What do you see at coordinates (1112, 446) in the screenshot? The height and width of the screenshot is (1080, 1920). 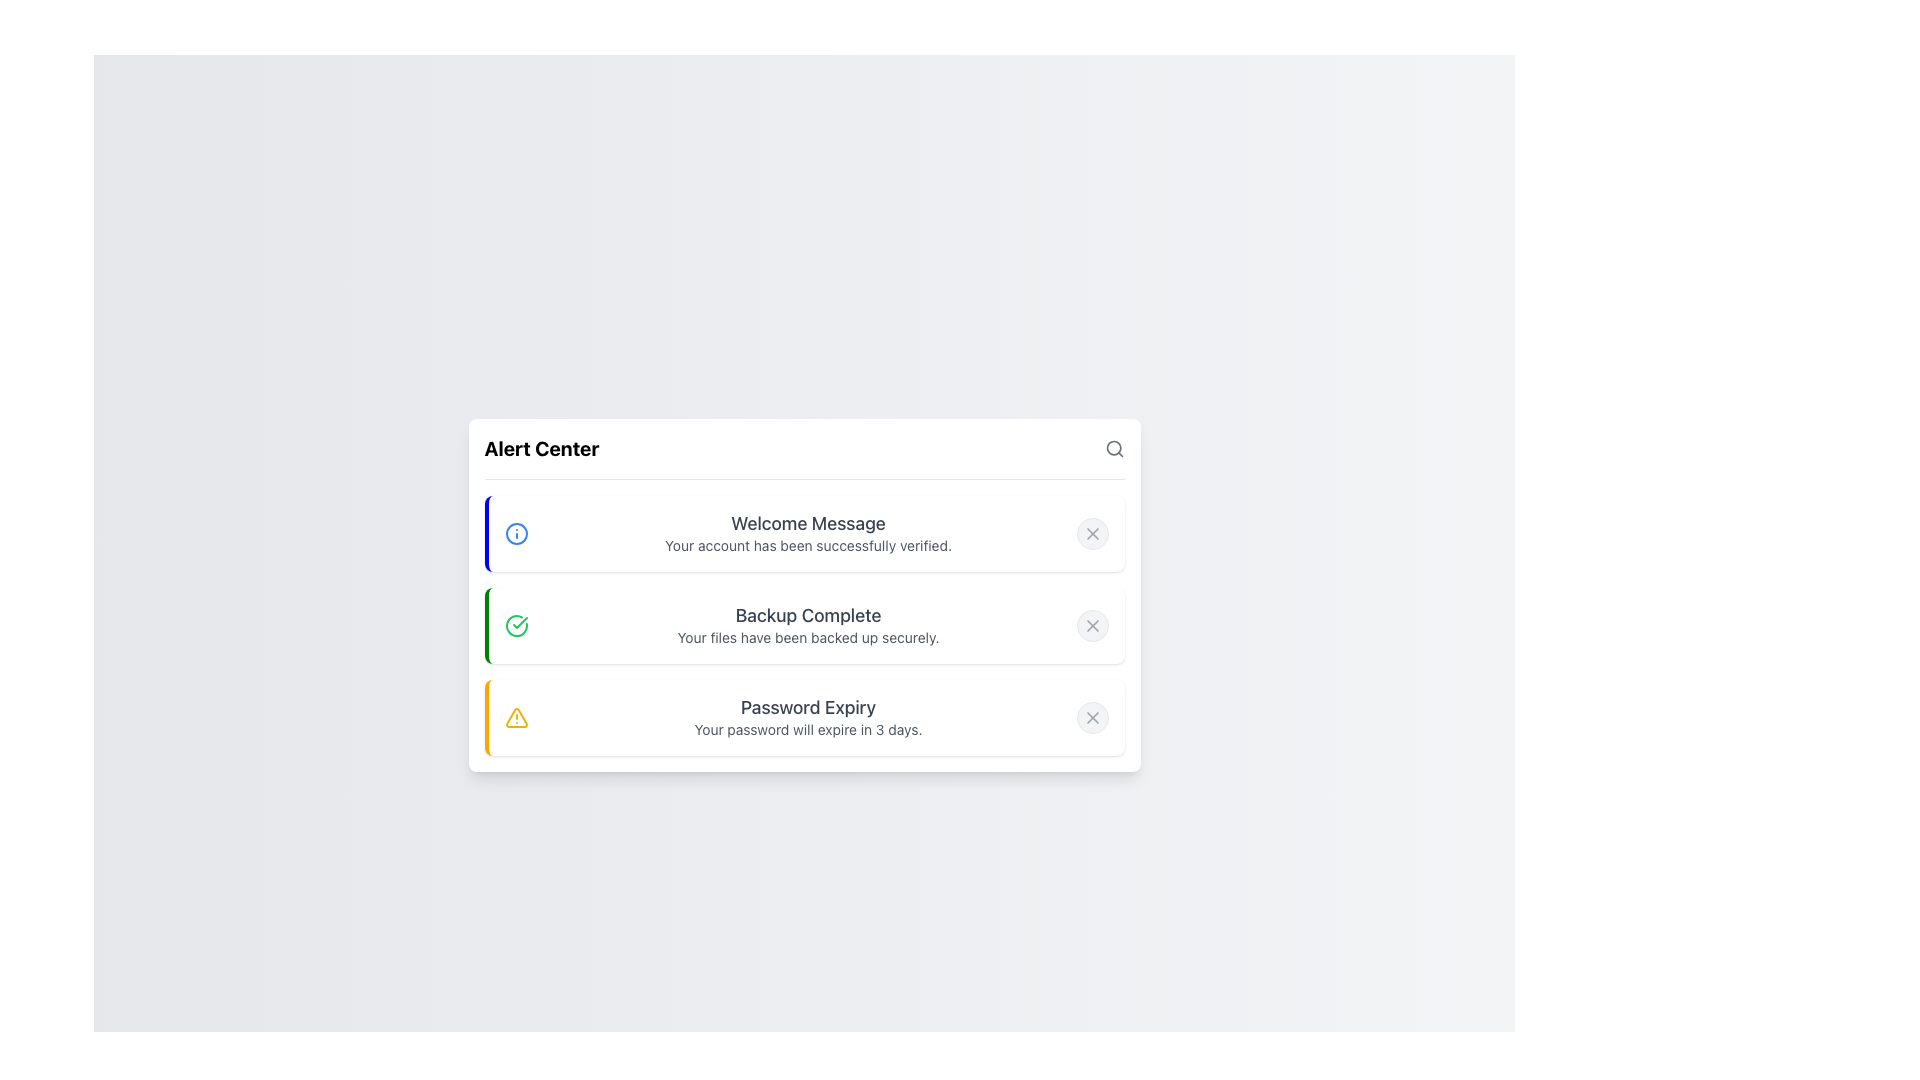 I see `the circular part of the search icon, which represents the magnifying lens for the search functionality, located at the top-right corner of the 'Alert Center' card` at bounding box center [1112, 446].